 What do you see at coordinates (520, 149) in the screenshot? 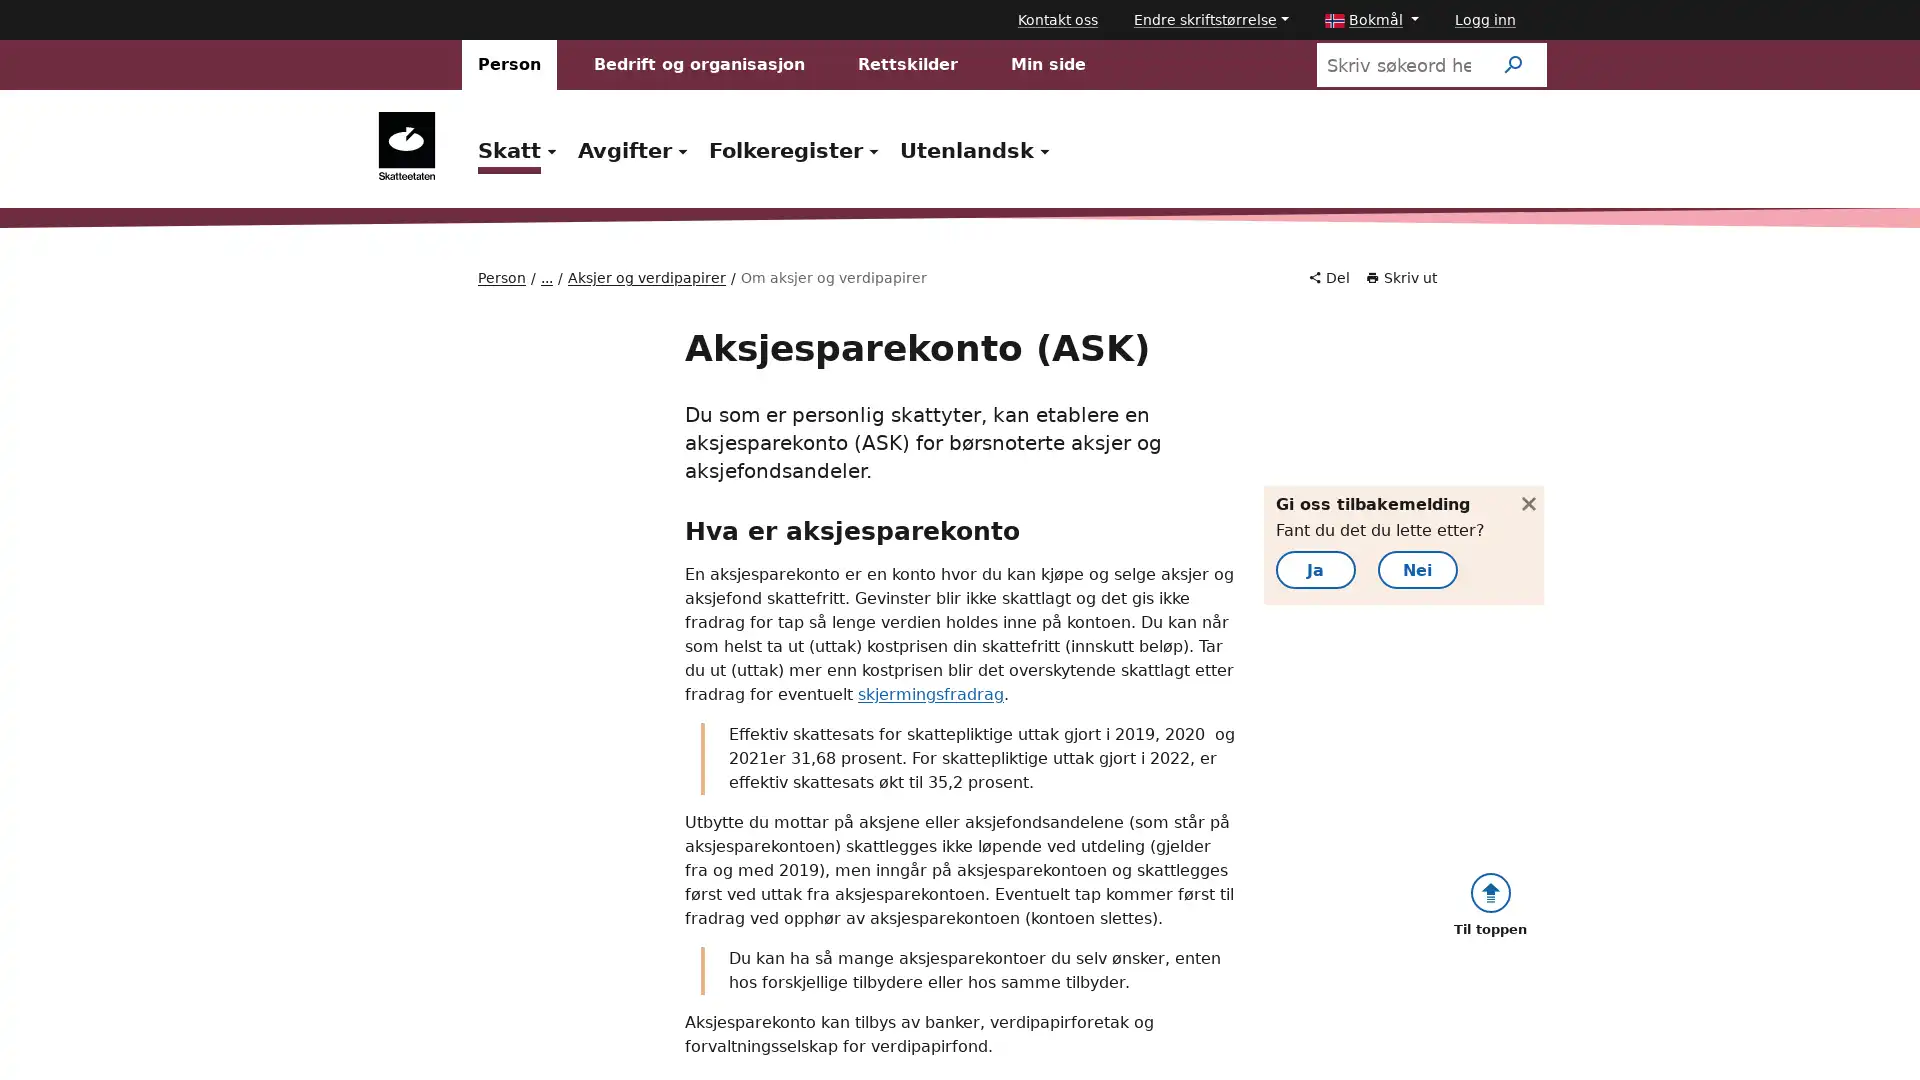
I see `Skatt` at bounding box center [520, 149].